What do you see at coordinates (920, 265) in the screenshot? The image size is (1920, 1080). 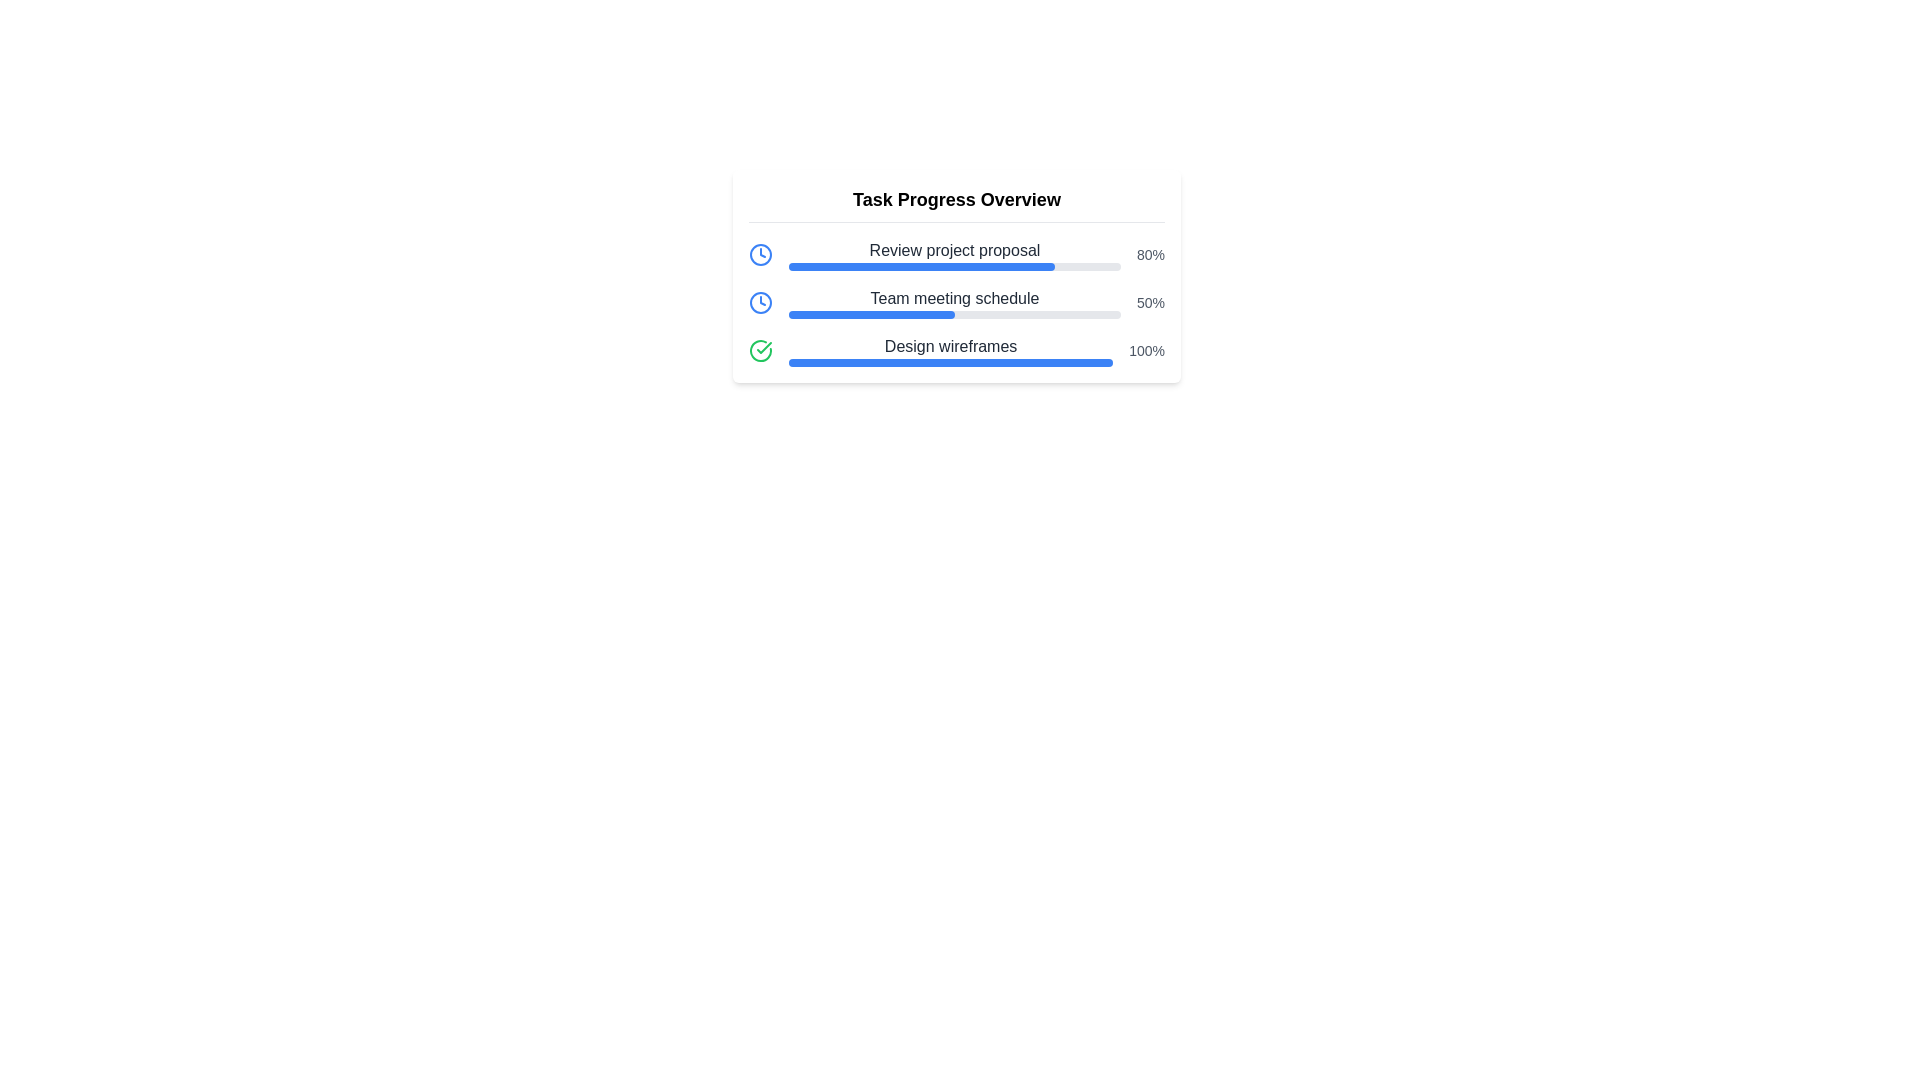 I see `the first progress bar indicating the completion of the task 'Review project proposal', currently at 80%` at bounding box center [920, 265].